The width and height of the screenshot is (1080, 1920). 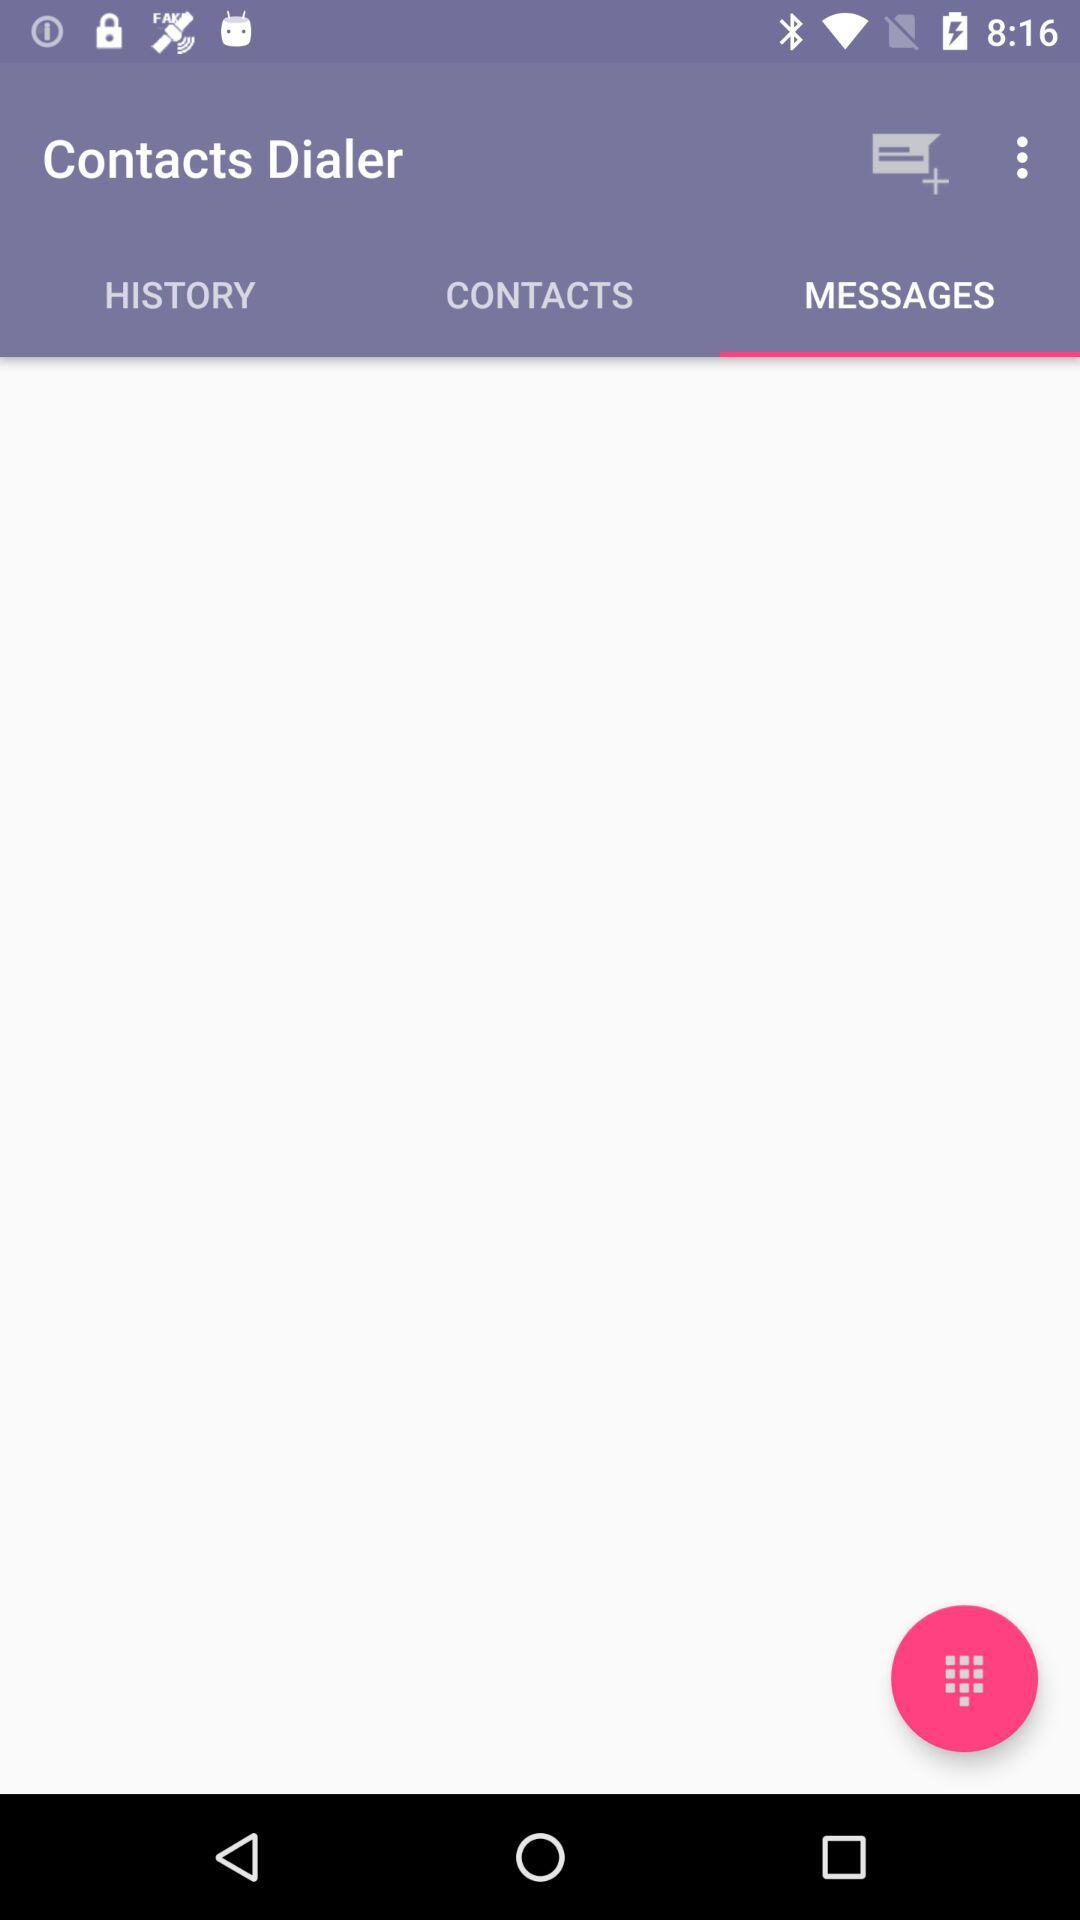 What do you see at coordinates (963, 1678) in the screenshot?
I see `open number pad` at bounding box center [963, 1678].